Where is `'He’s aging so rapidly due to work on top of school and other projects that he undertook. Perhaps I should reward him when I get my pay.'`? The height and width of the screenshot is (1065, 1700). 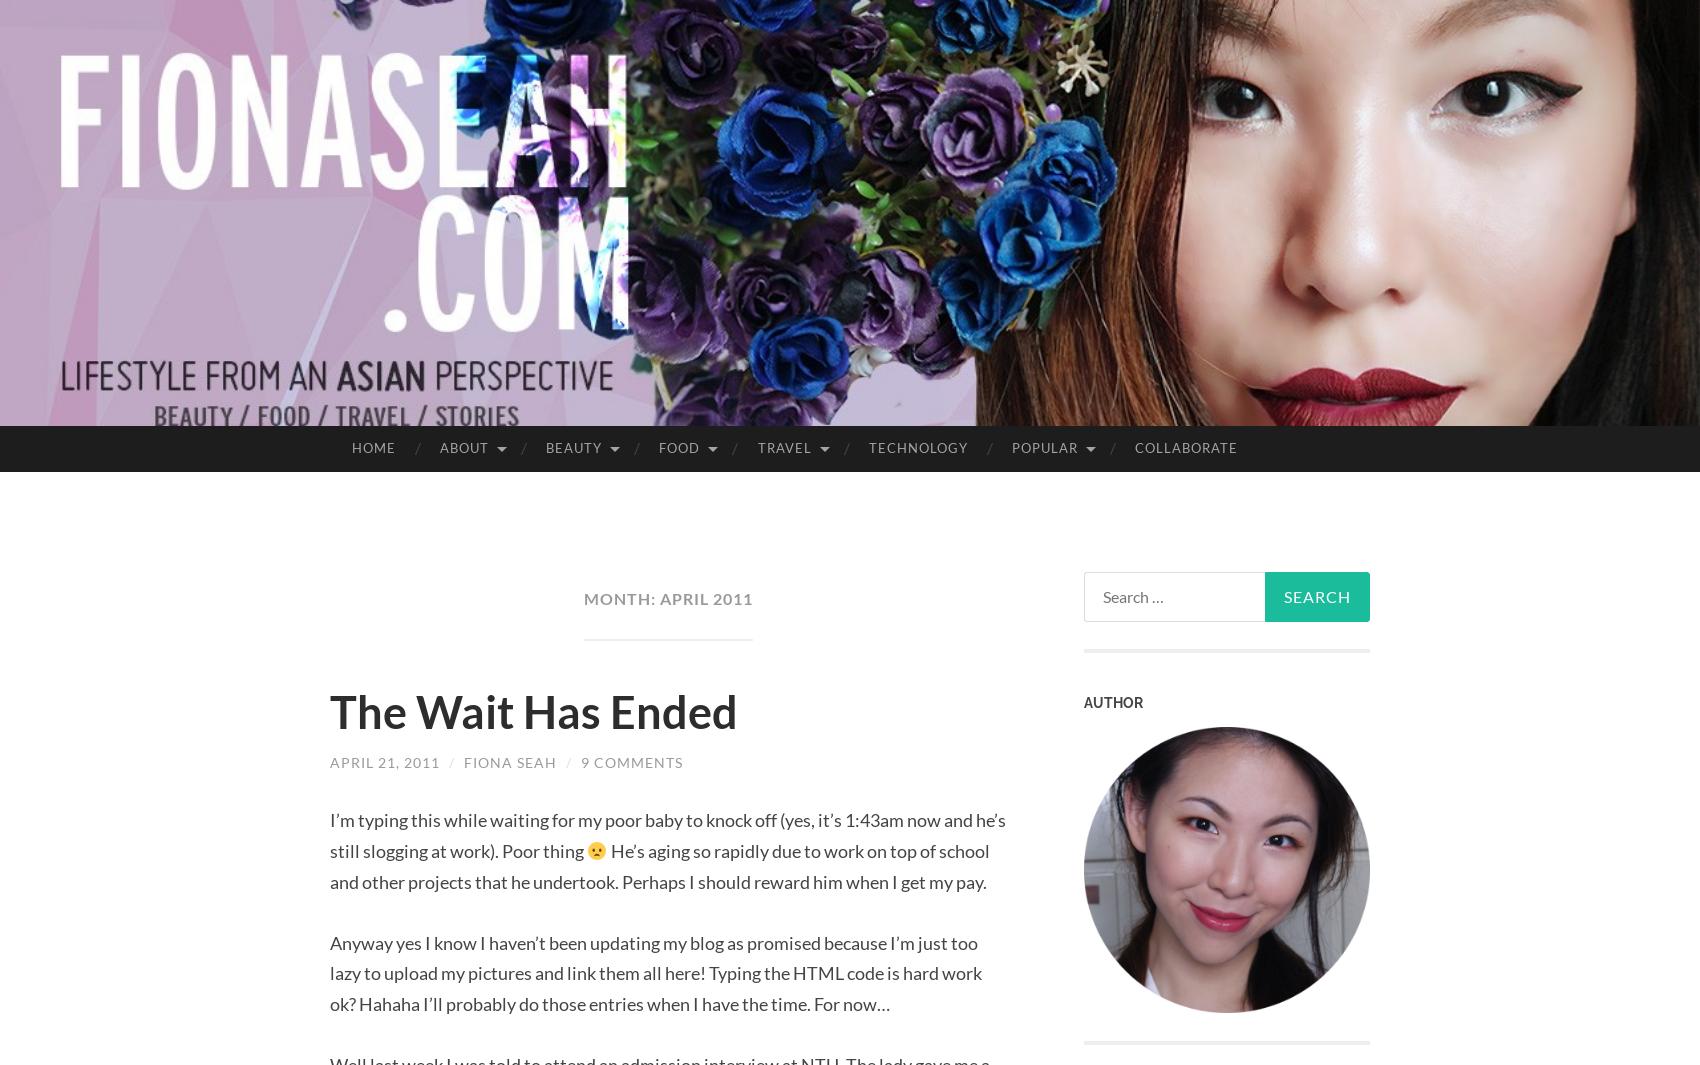
'He’s aging so rapidly due to work on top of school and other projects that he undertook. Perhaps I should reward him when I get my pay.' is located at coordinates (659, 865).